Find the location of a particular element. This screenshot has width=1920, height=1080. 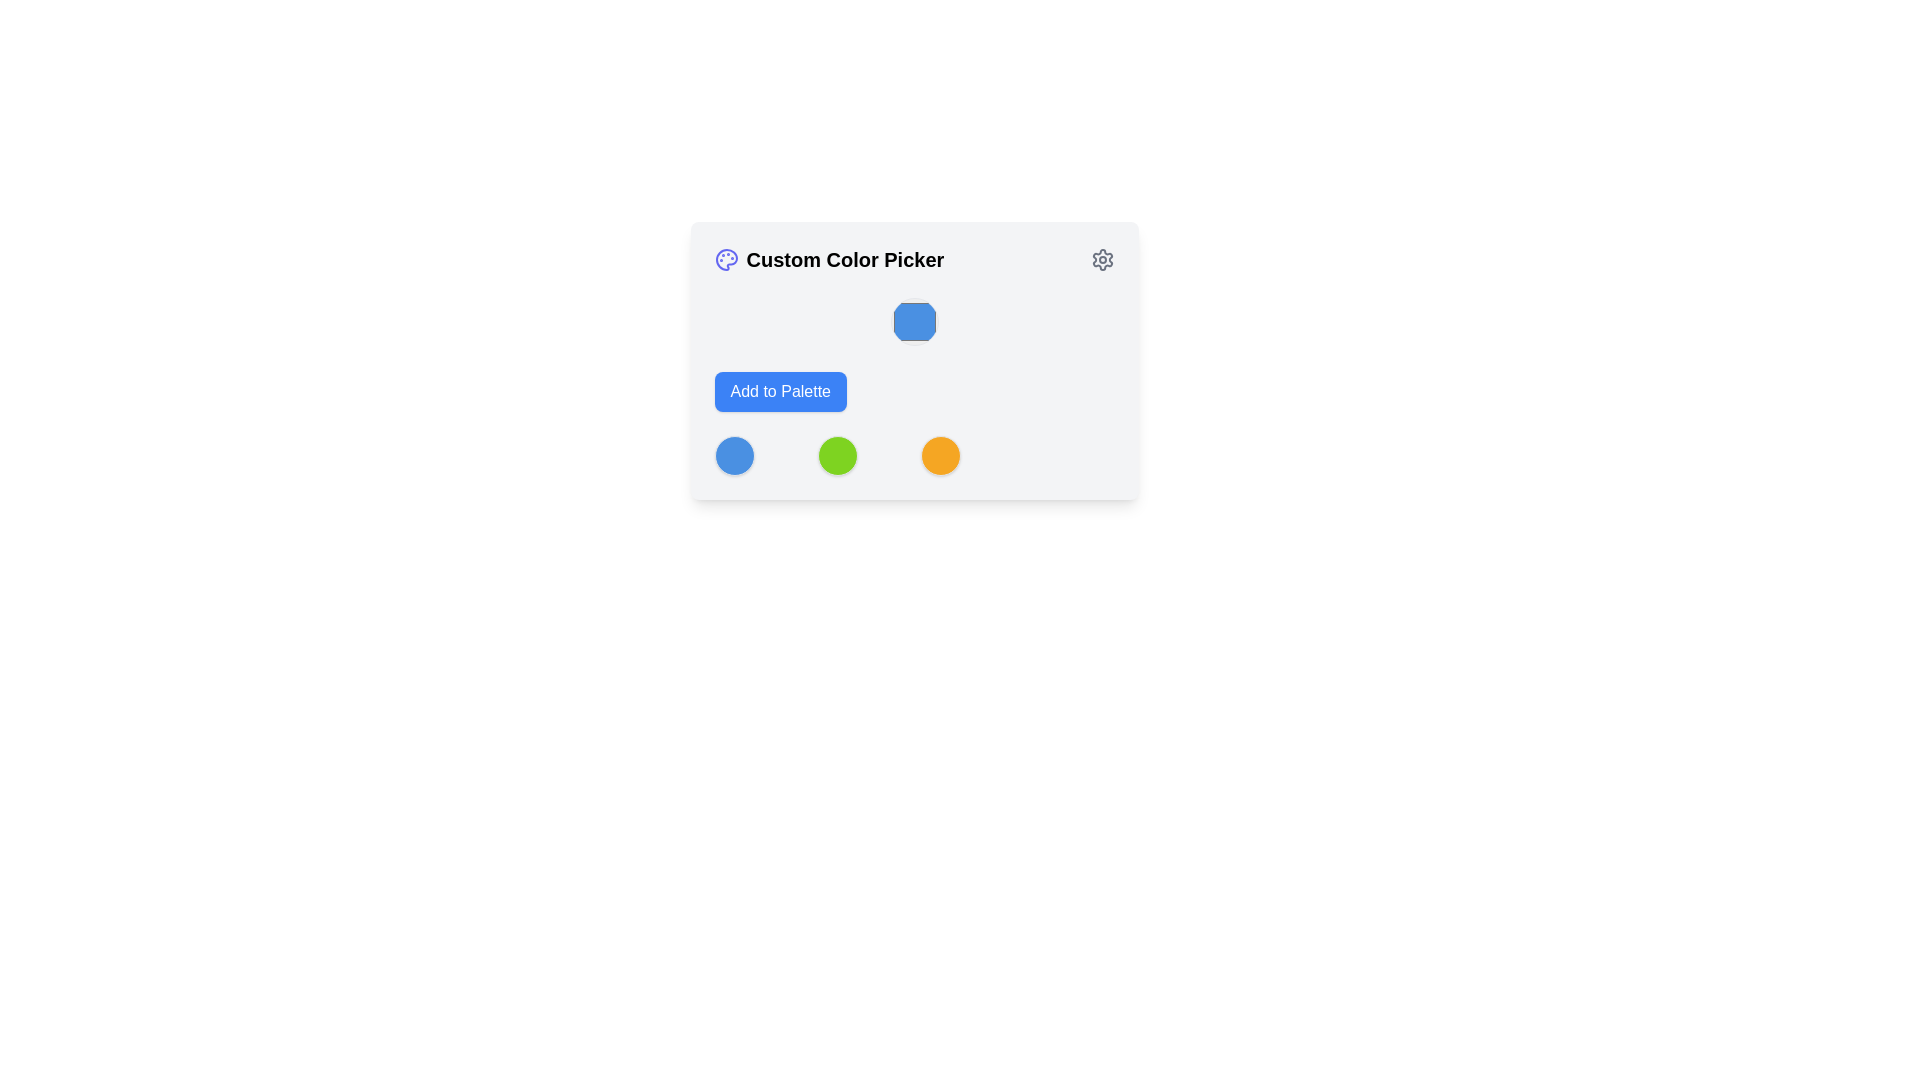

the Settings icon located on the far right of the 'Custom Color Picker' header is located at coordinates (1101, 258).